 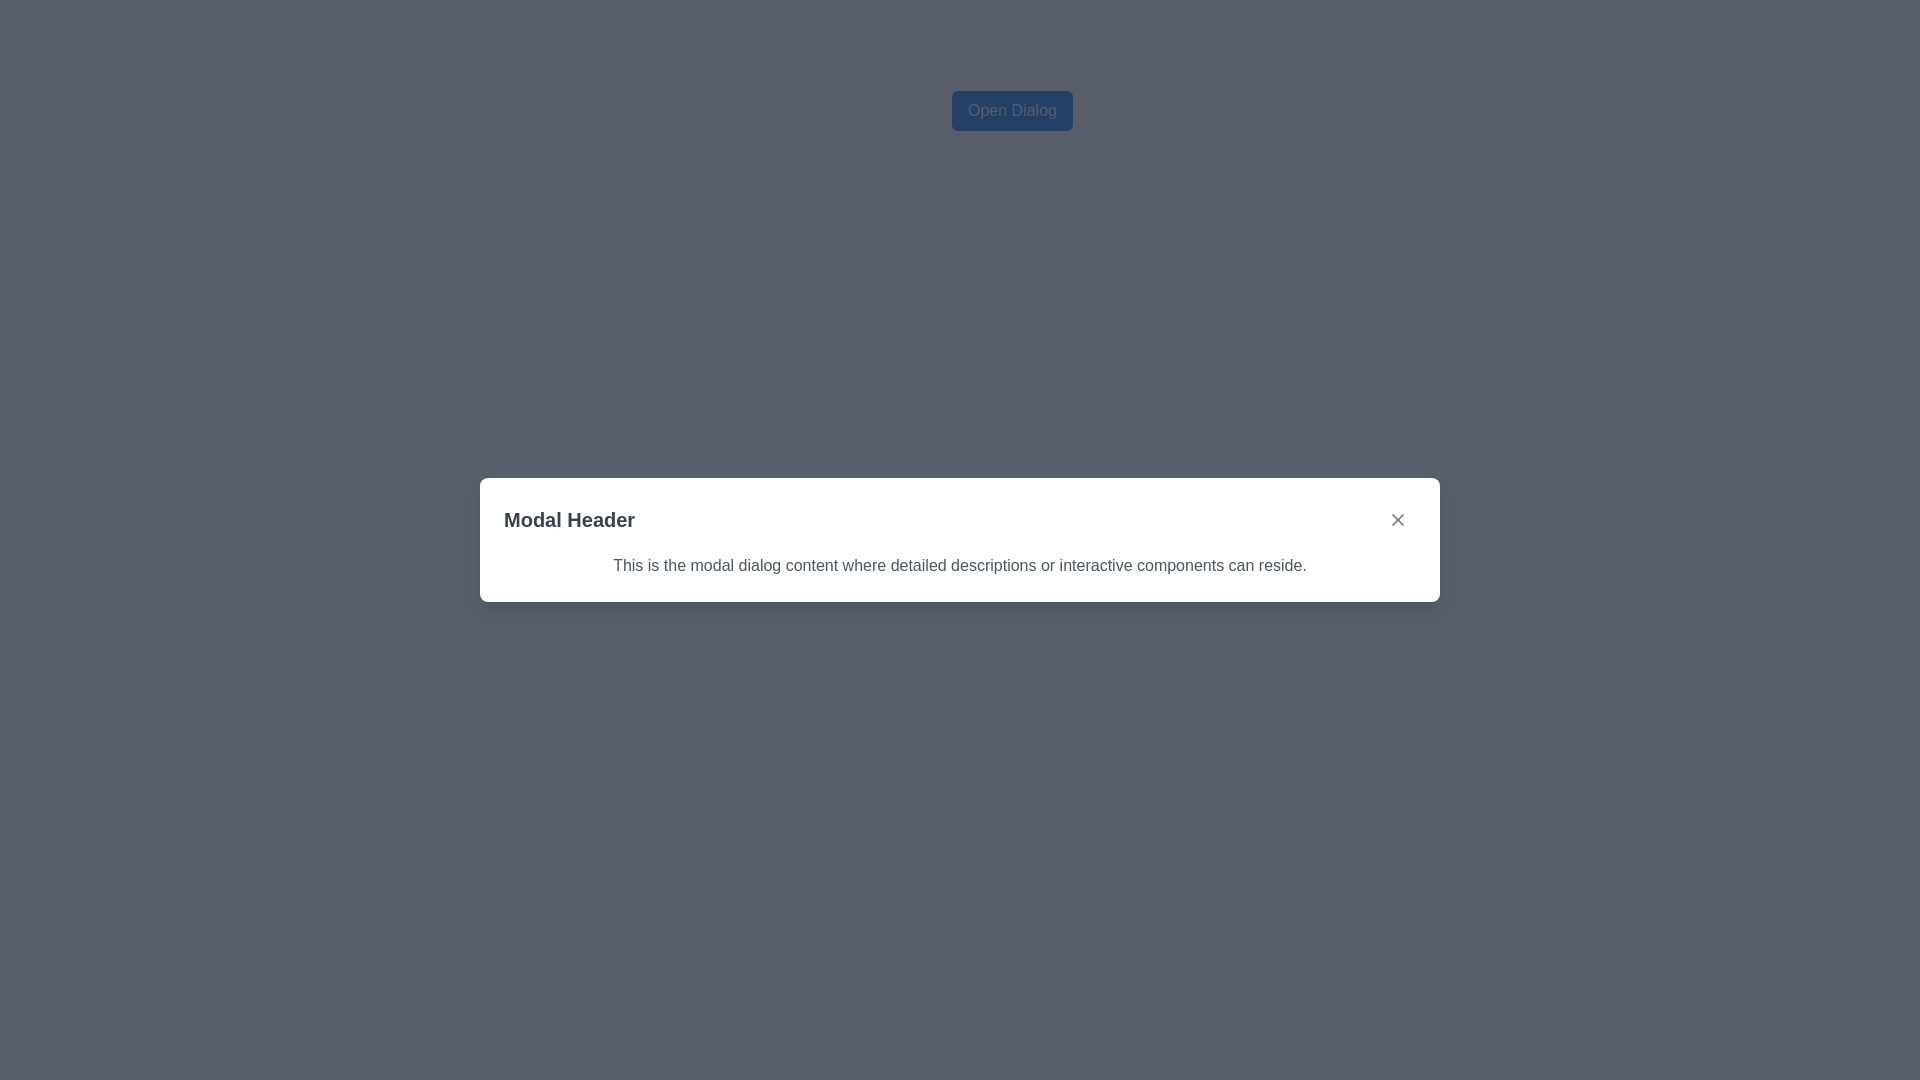 I want to click on the 'Modal Header' text label, which is prominently styled in bold, larger font and located at the top left of the modal dialog box, so click(x=568, y=519).